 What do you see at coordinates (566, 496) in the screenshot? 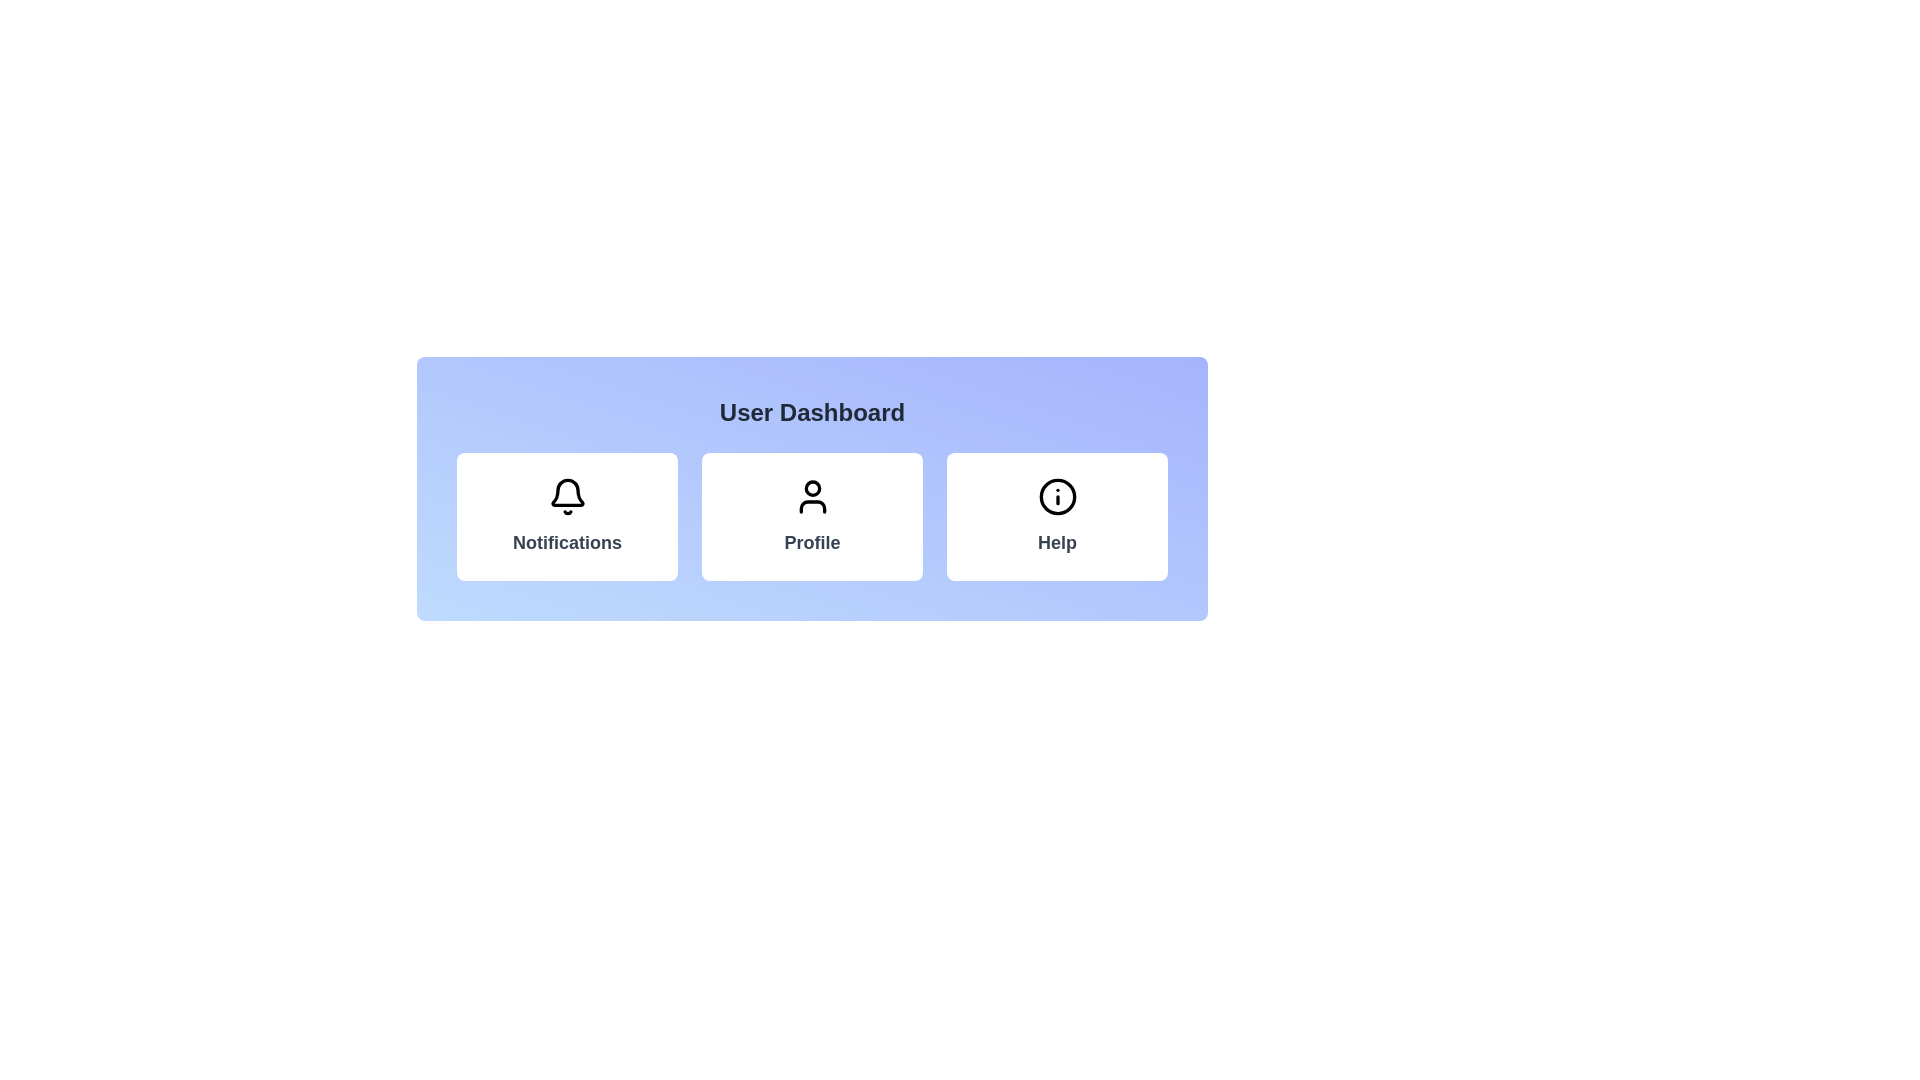
I see `the notifications icon located at the top section of the 'Notifications' card` at bounding box center [566, 496].